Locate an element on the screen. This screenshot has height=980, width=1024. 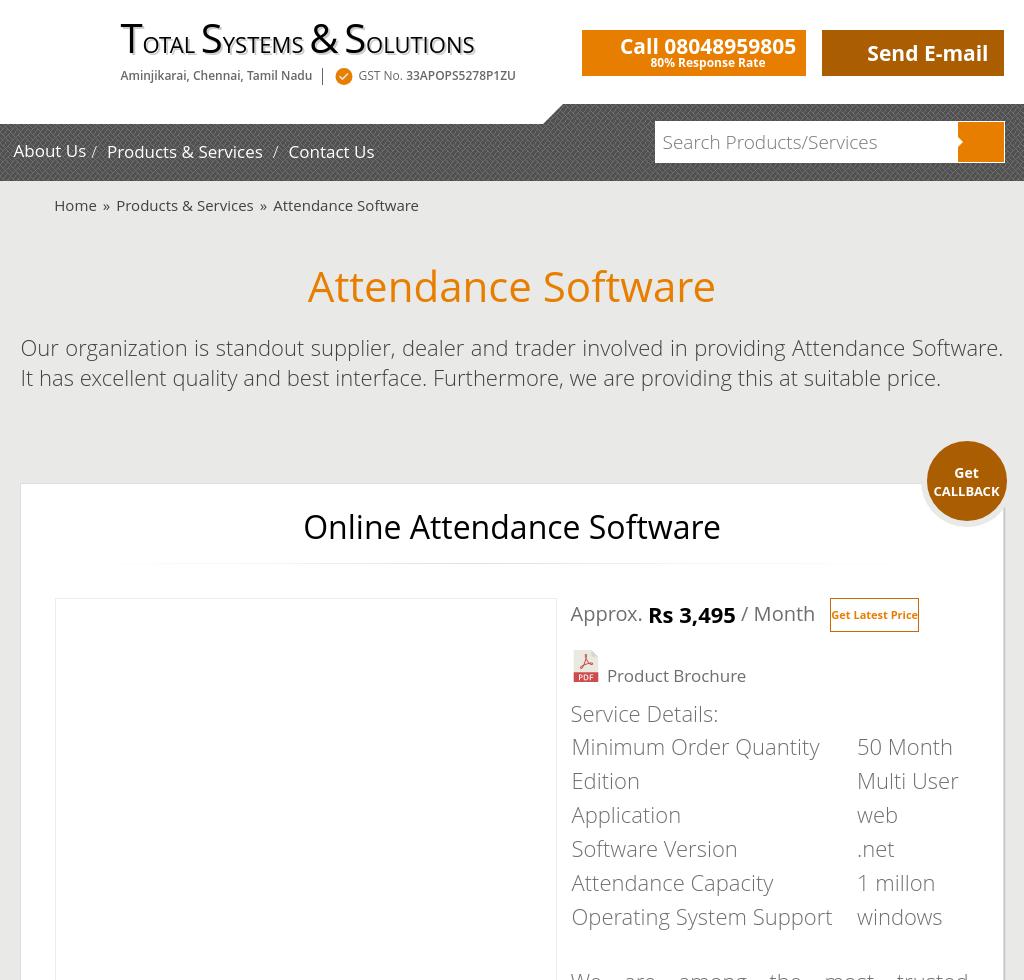
'Multi User' is located at coordinates (906, 779).